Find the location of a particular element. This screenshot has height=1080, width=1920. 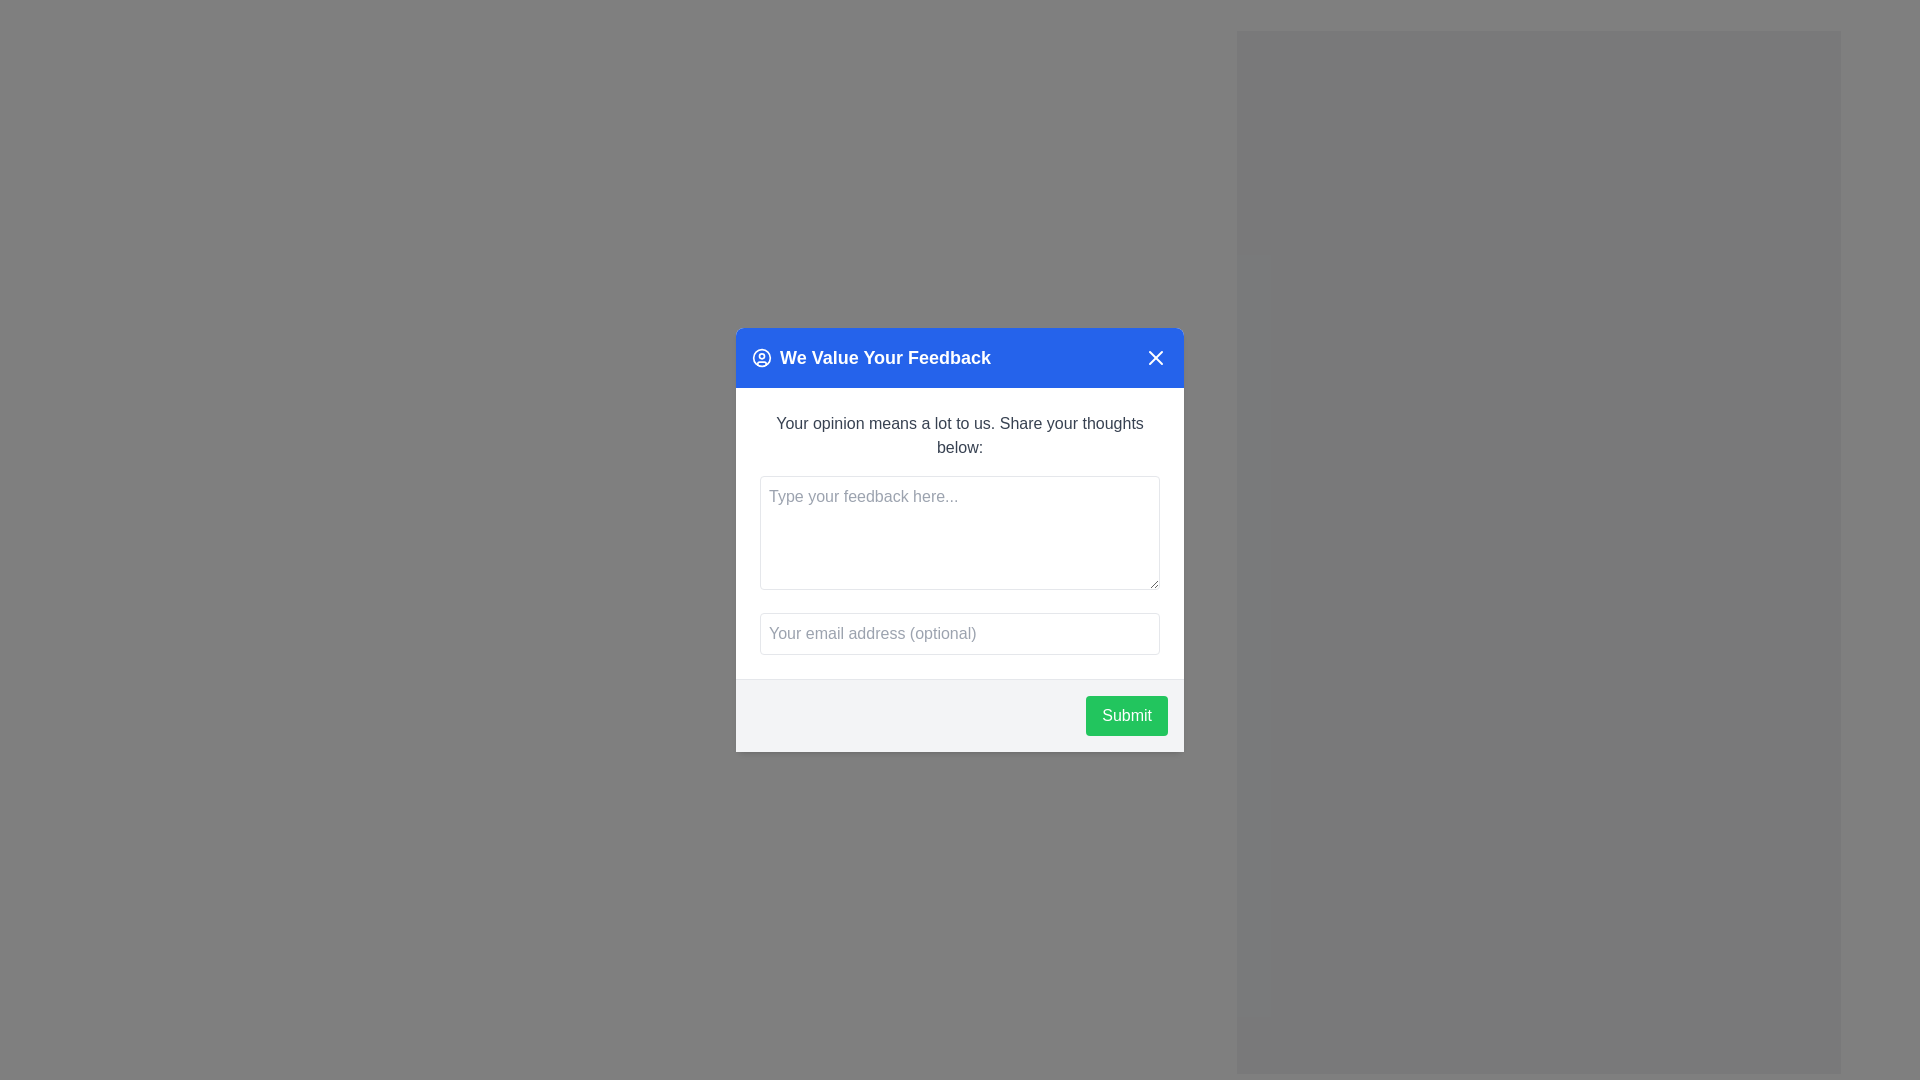

the green rectangular 'Submit' button located in the footer section of the 'We Value Your Feedback' modal to observe the hover effect is located at coordinates (1127, 715).